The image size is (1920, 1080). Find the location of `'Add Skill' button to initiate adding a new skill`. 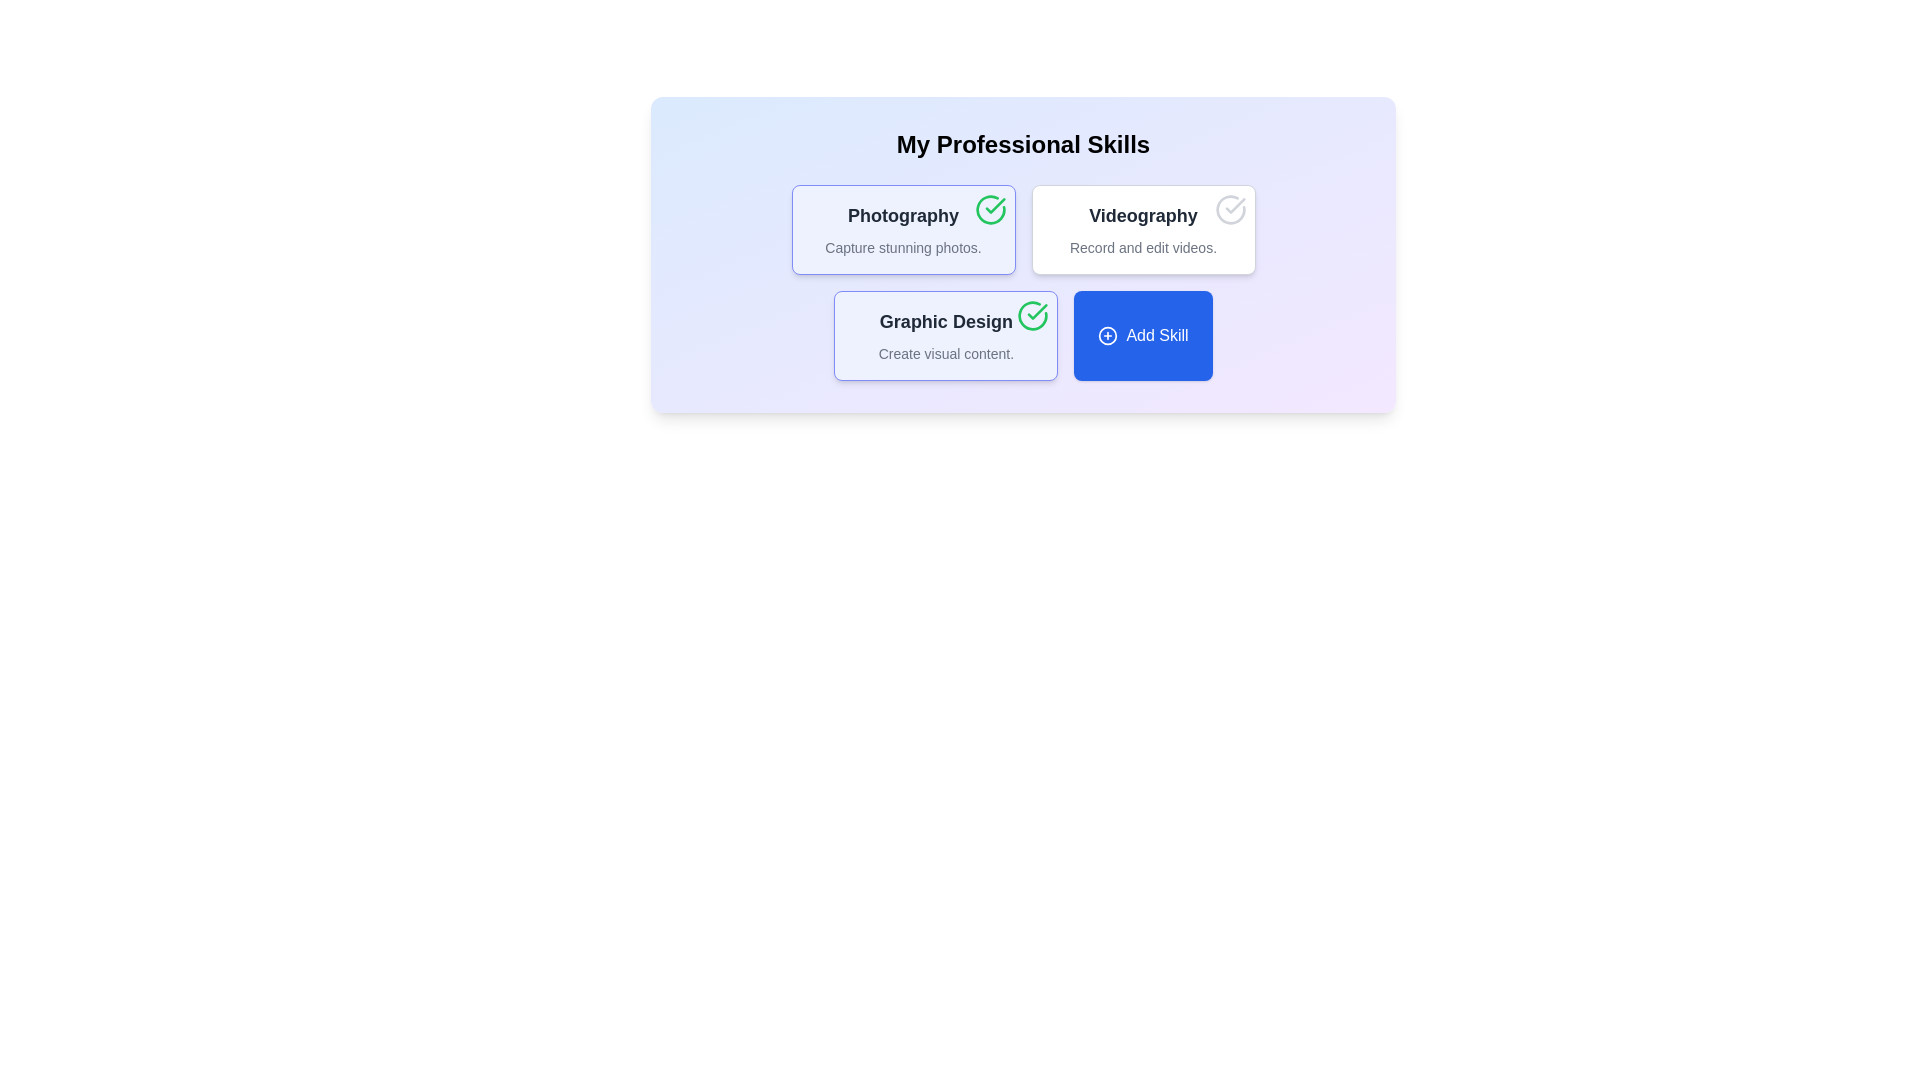

'Add Skill' button to initiate adding a new skill is located at coordinates (1143, 334).